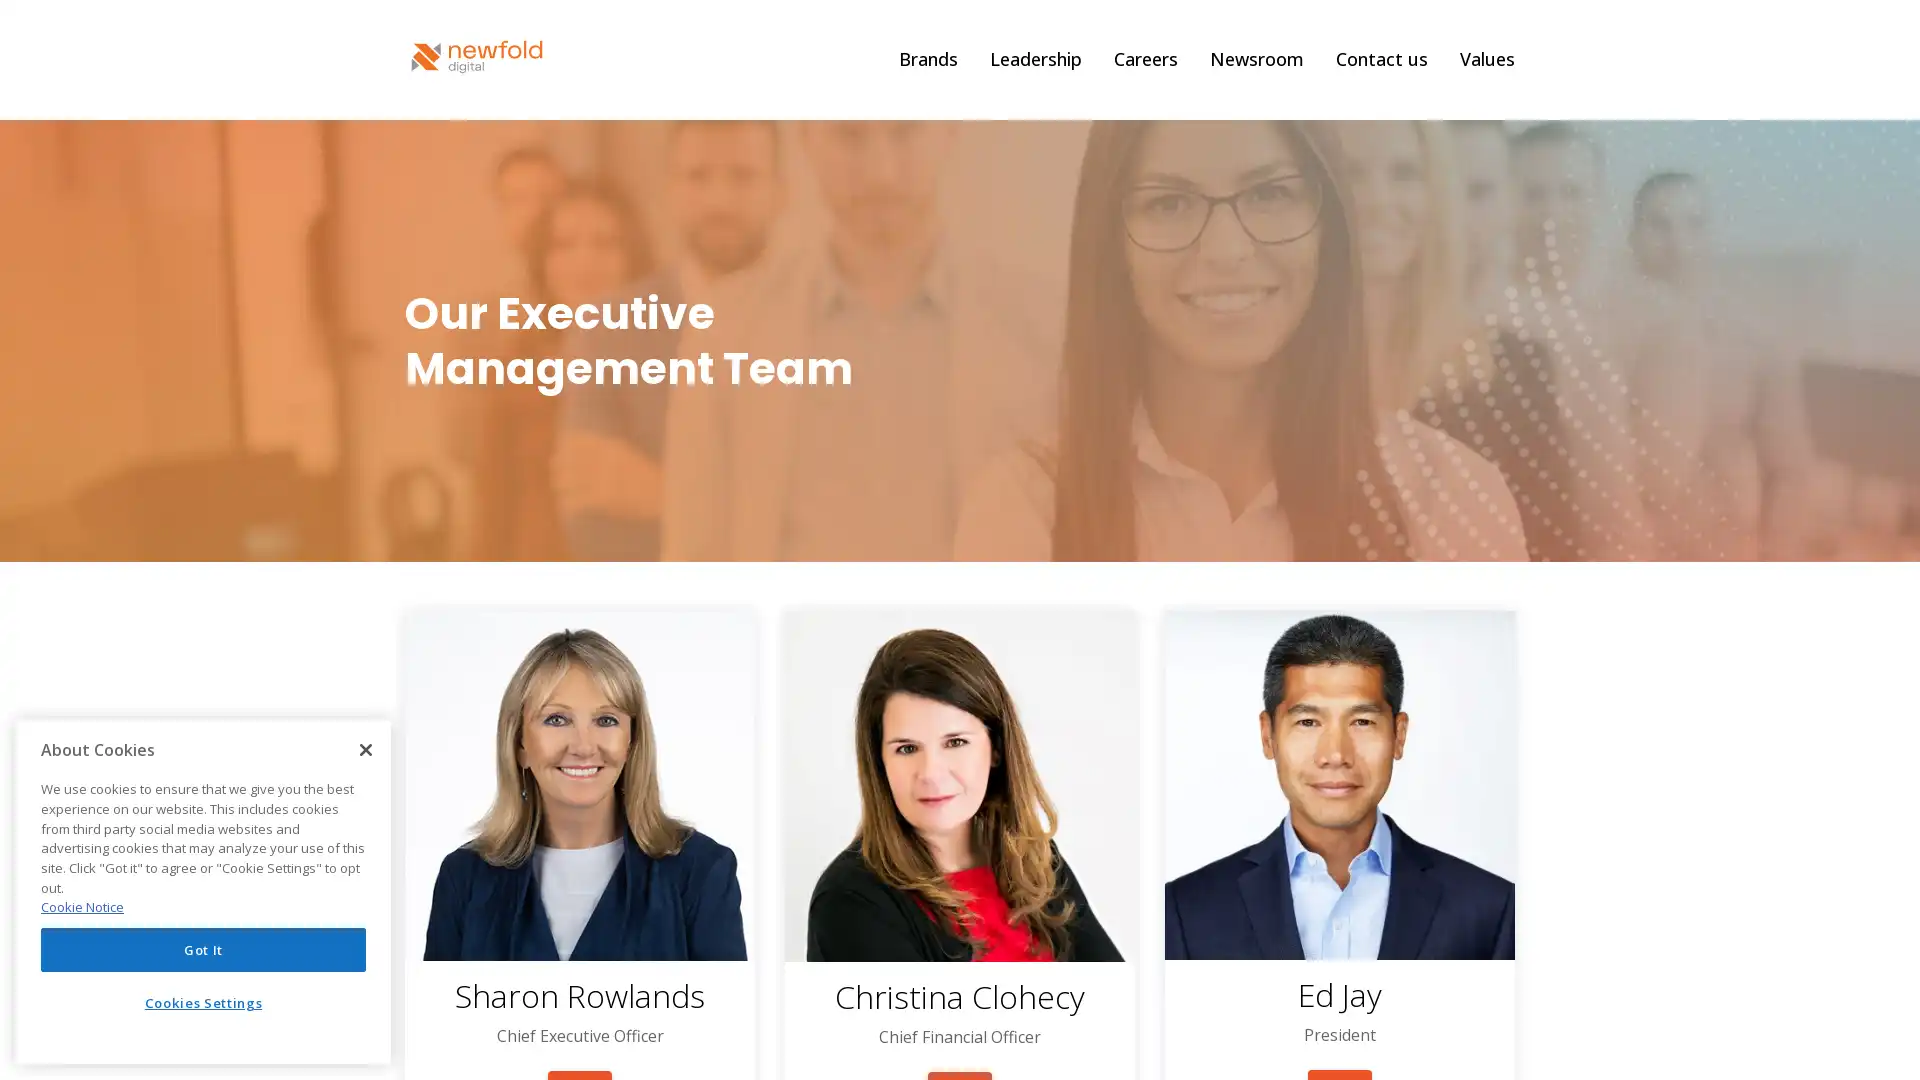  I want to click on Got It, so click(203, 948).